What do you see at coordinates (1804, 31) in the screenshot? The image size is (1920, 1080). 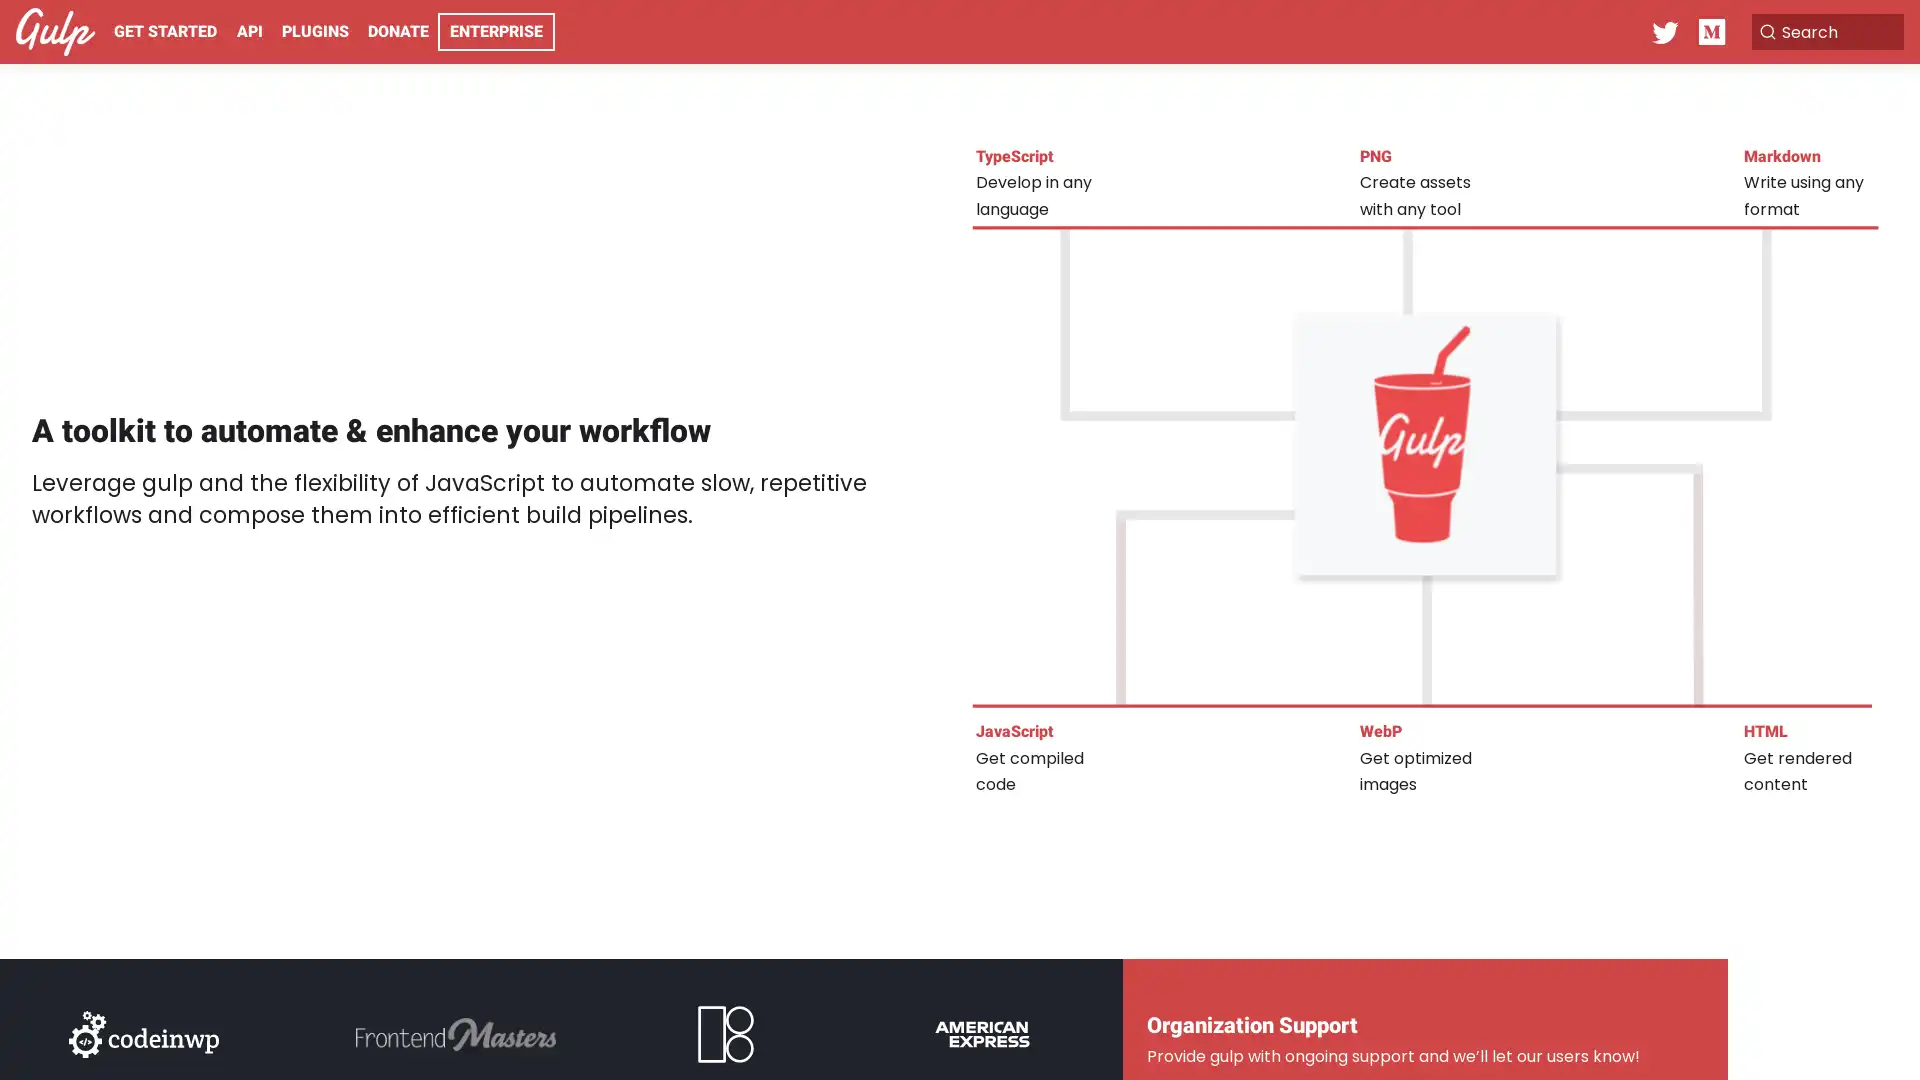 I see `Search` at bounding box center [1804, 31].